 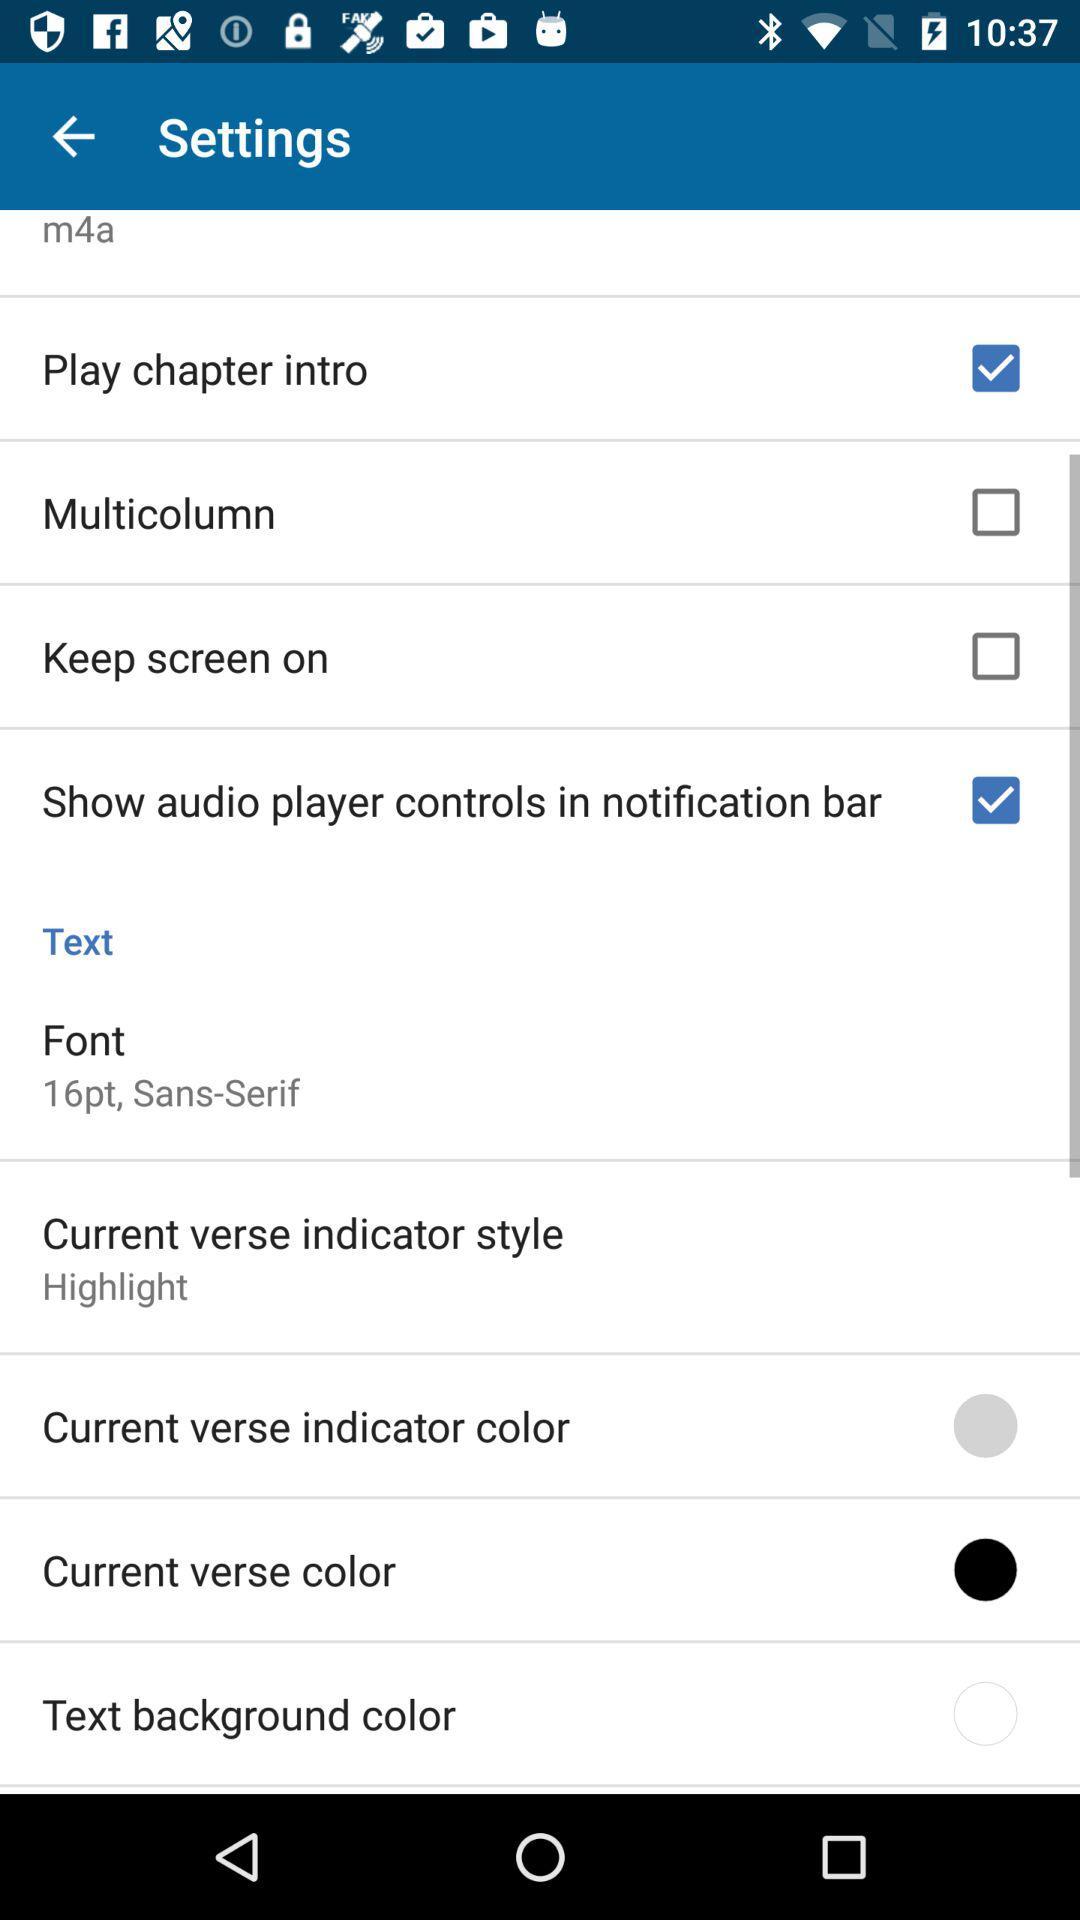 What do you see at coordinates (77, 228) in the screenshot?
I see `m4a` at bounding box center [77, 228].